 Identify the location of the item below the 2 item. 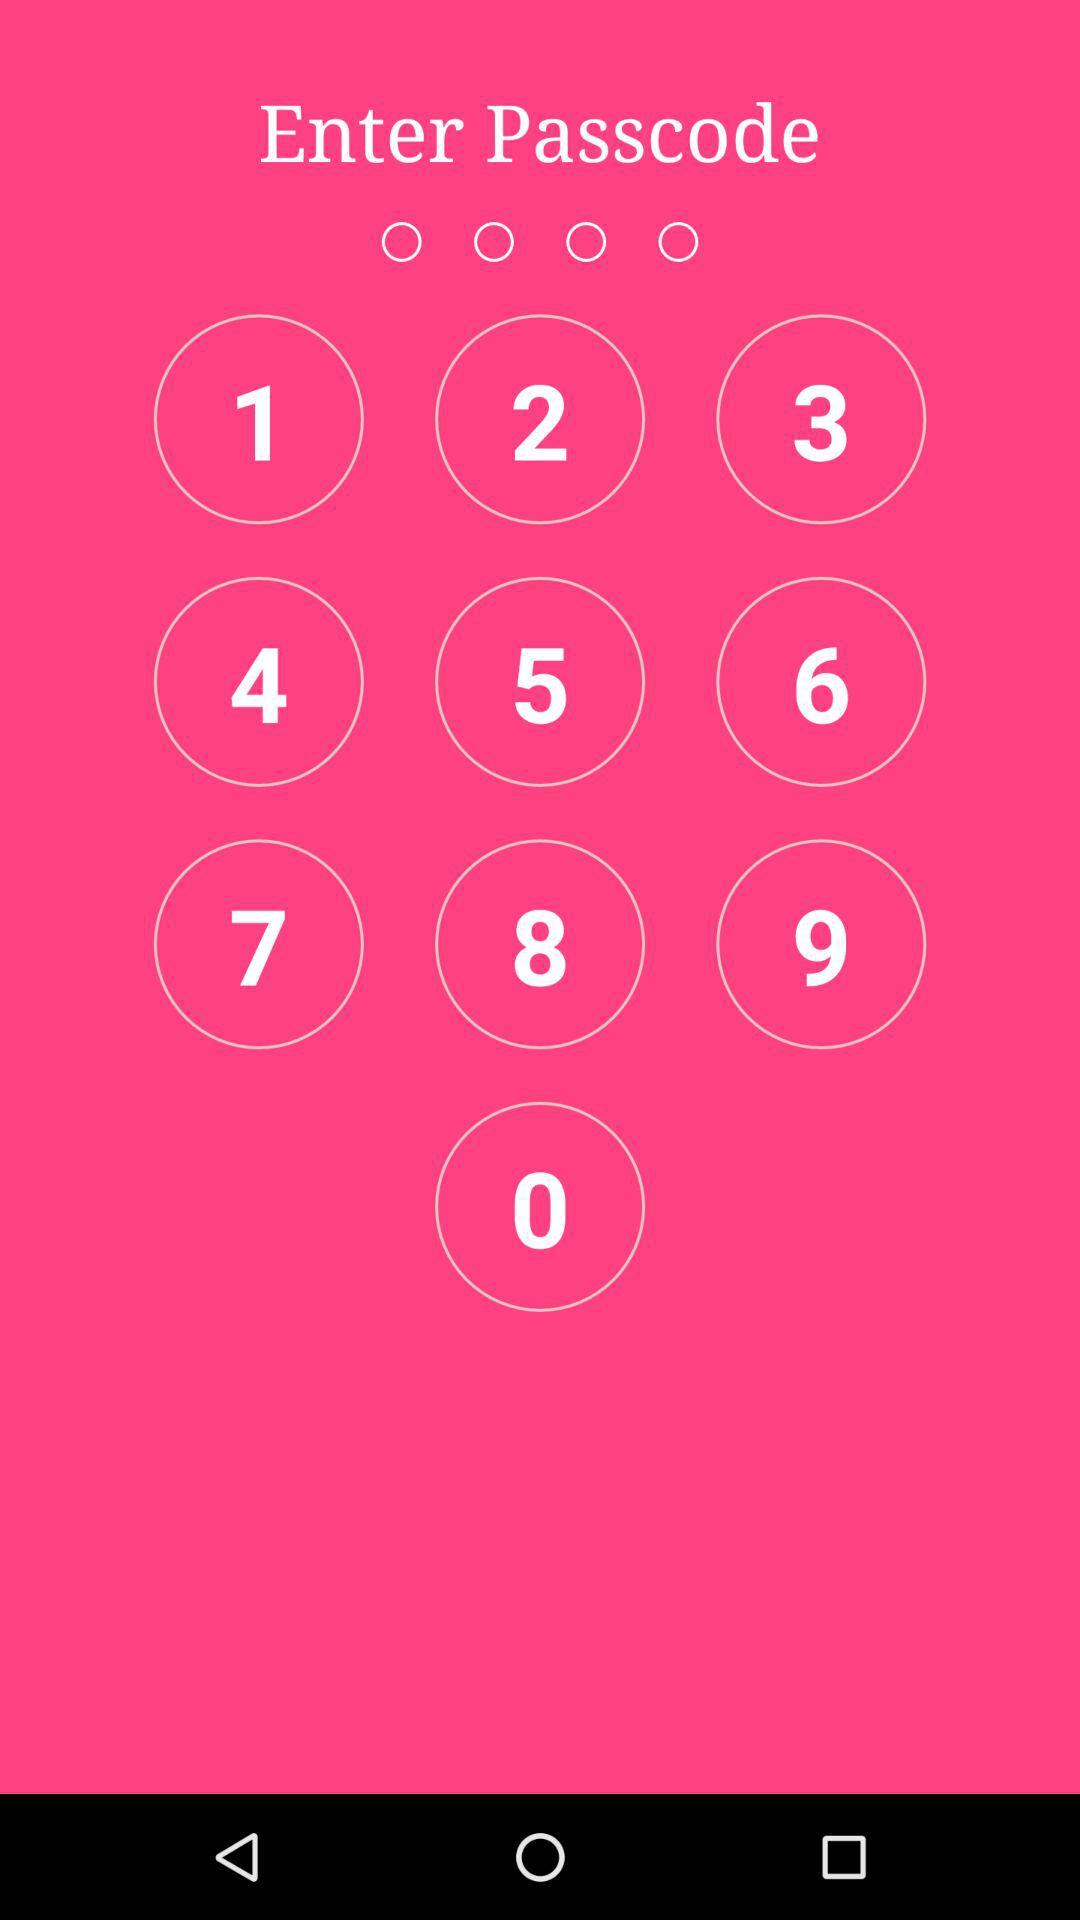
(540, 681).